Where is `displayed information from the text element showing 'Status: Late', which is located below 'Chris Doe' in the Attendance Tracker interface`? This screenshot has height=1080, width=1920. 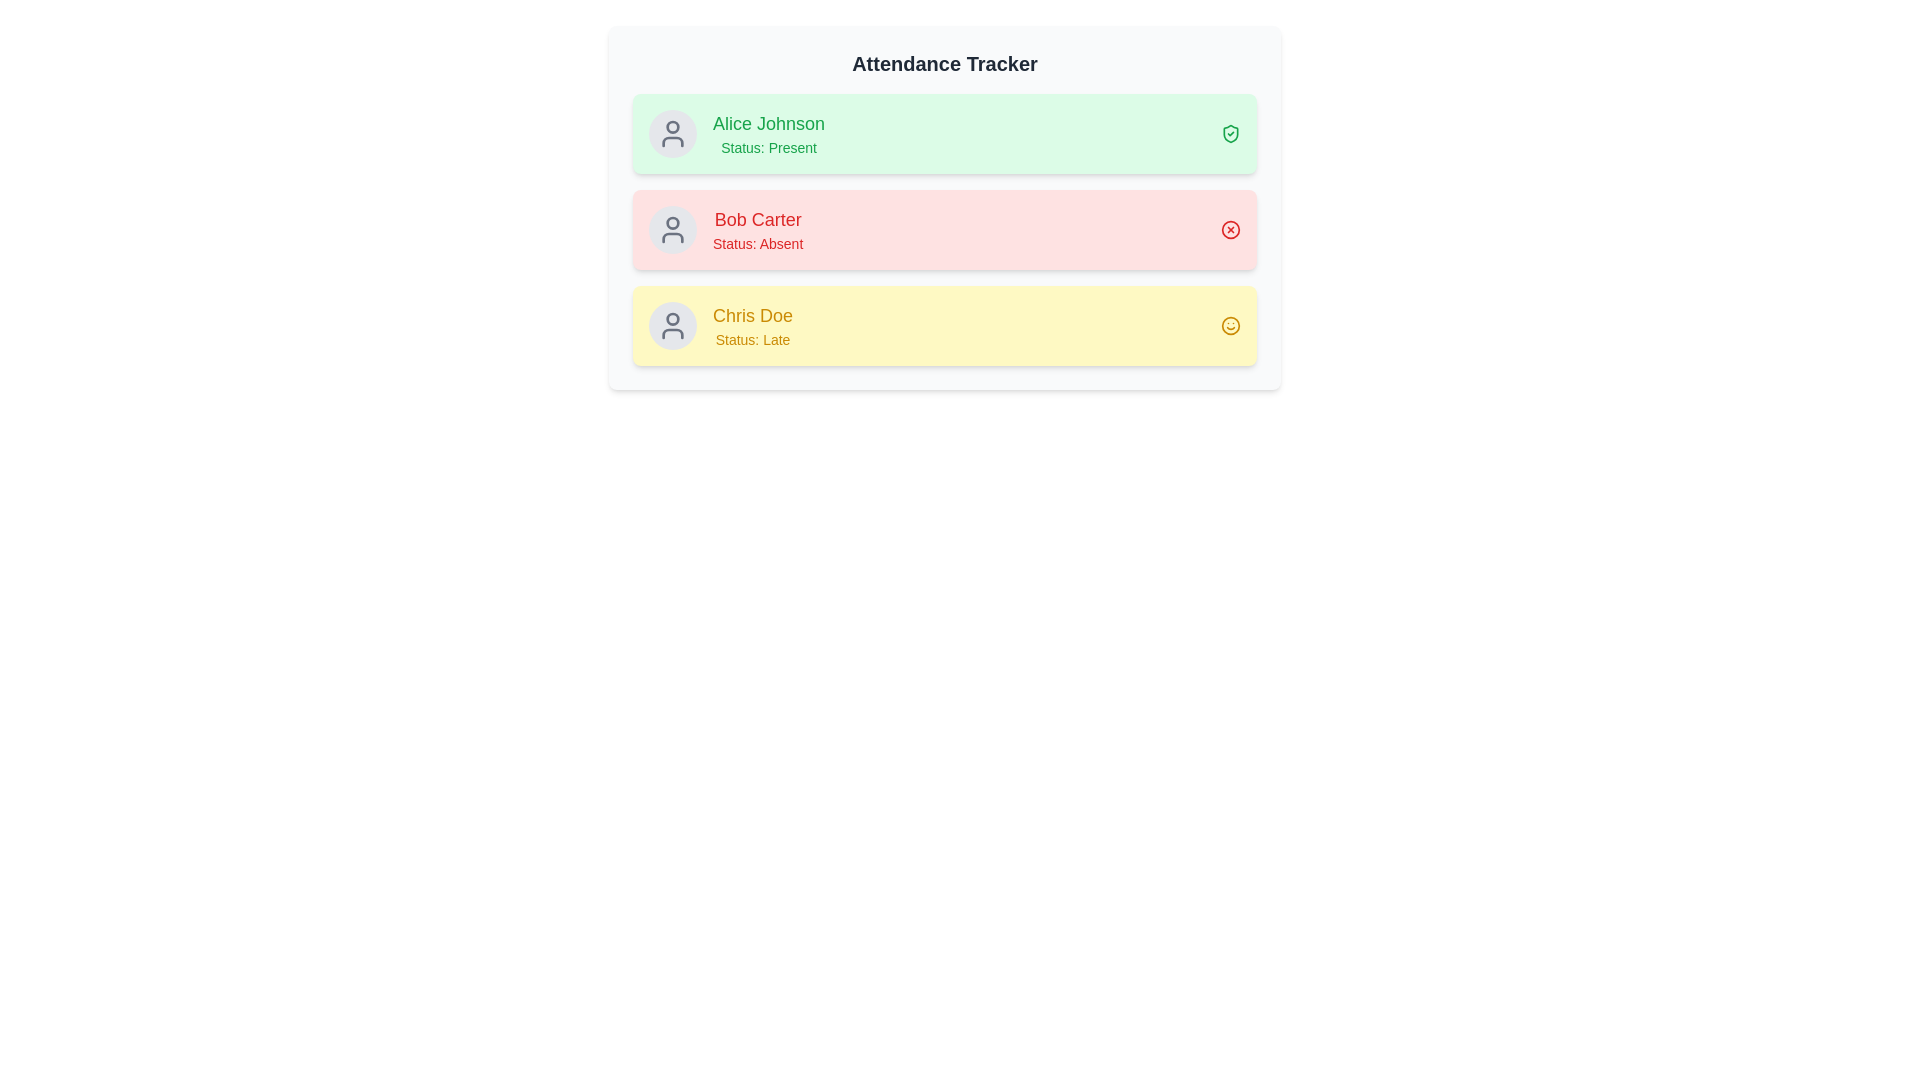 displayed information from the text element showing 'Status: Late', which is located below 'Chris Doe' in the Attendance Tracker interface is located at coordinates (752, 338).